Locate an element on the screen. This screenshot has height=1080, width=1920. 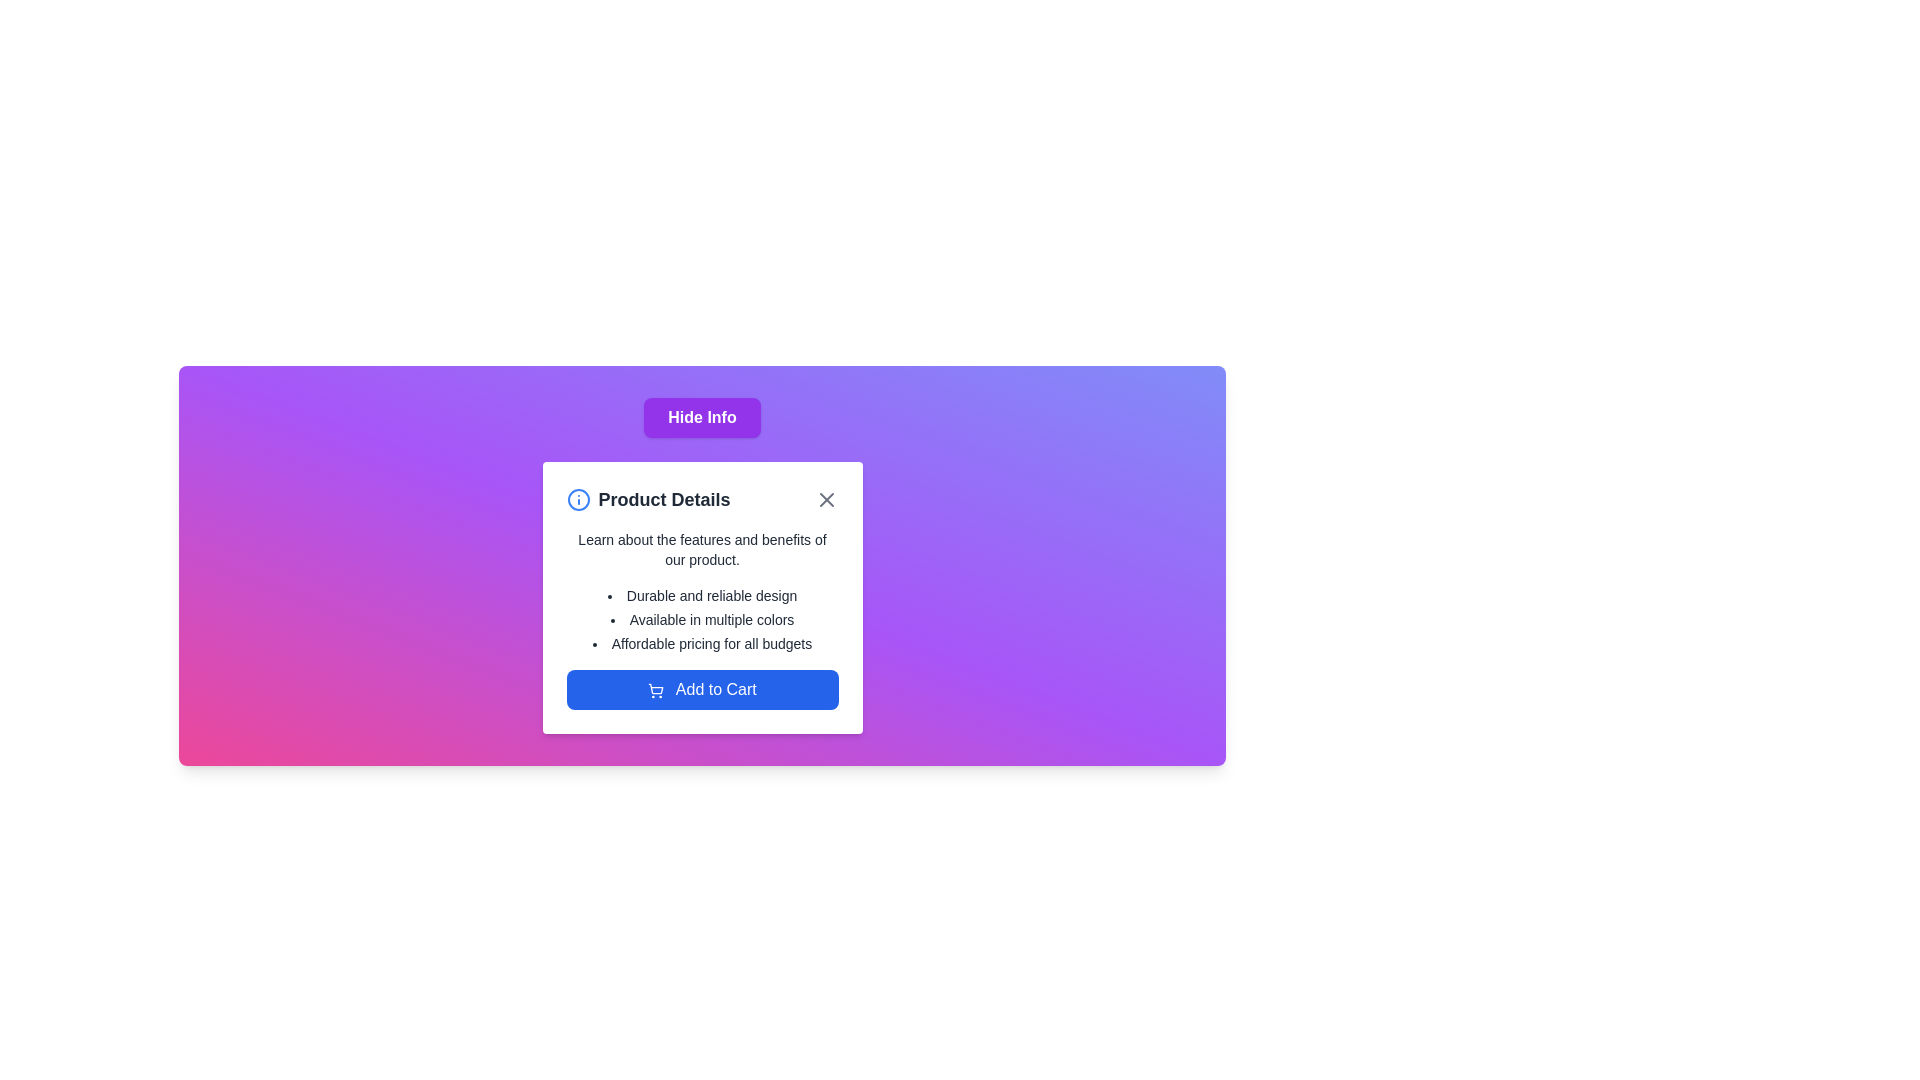
the descriptive text element that provides product attributes in the 'Product Details' section, which is the first item in a three-item bulleted list is located at coordinates (702, 595).